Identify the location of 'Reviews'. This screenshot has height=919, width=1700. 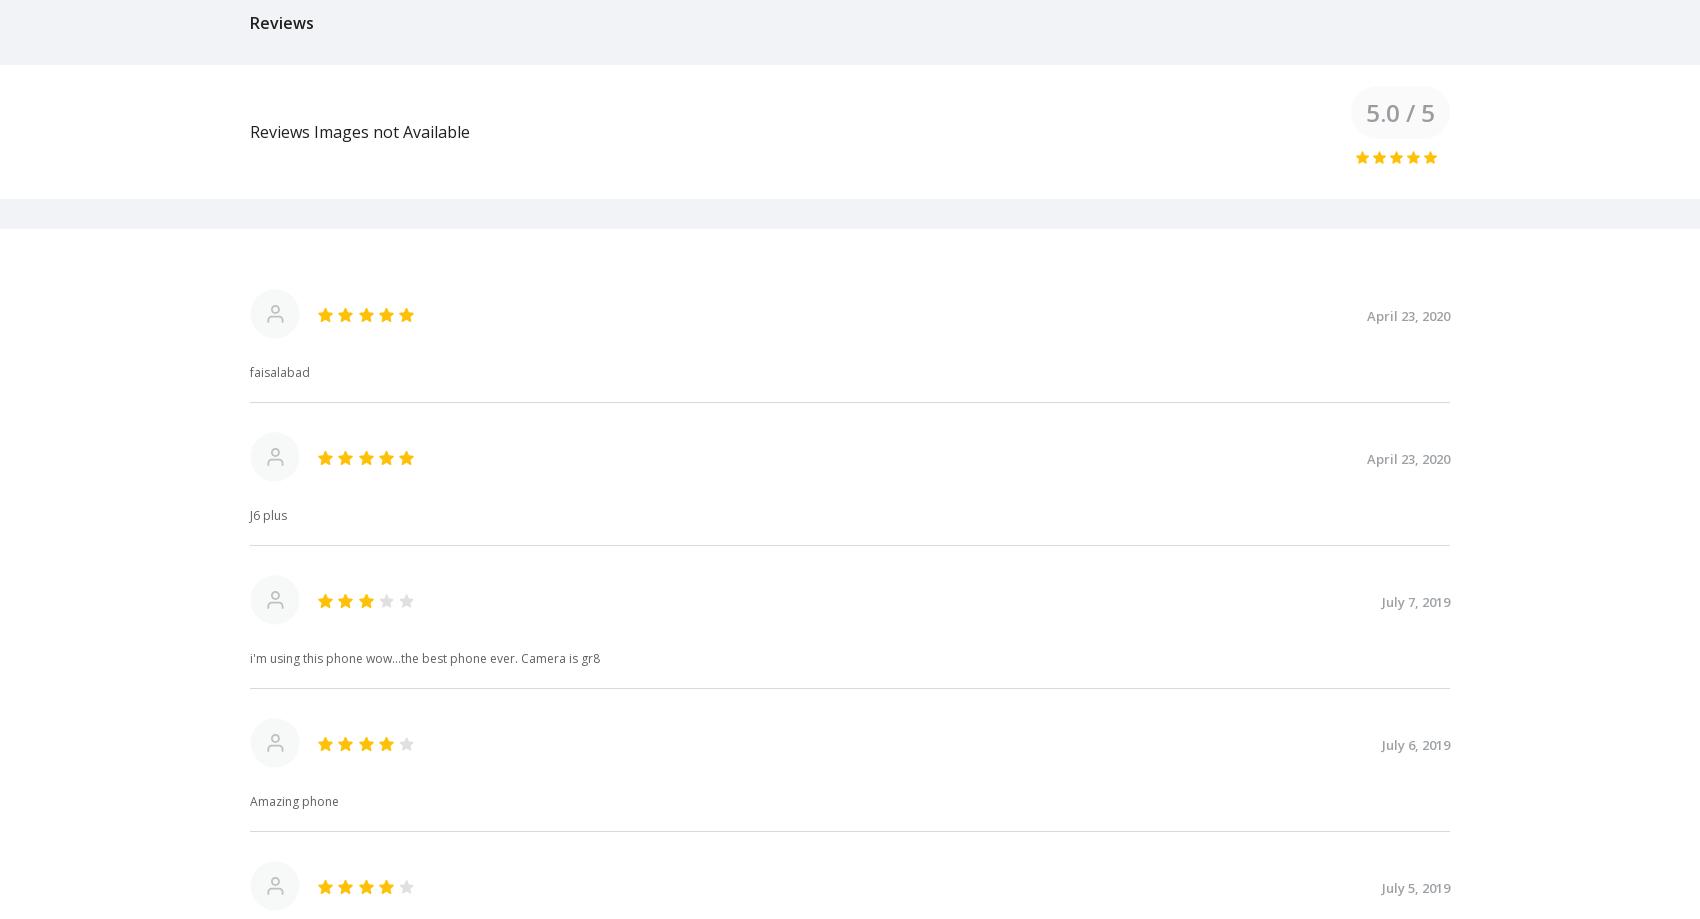
(282, 21).